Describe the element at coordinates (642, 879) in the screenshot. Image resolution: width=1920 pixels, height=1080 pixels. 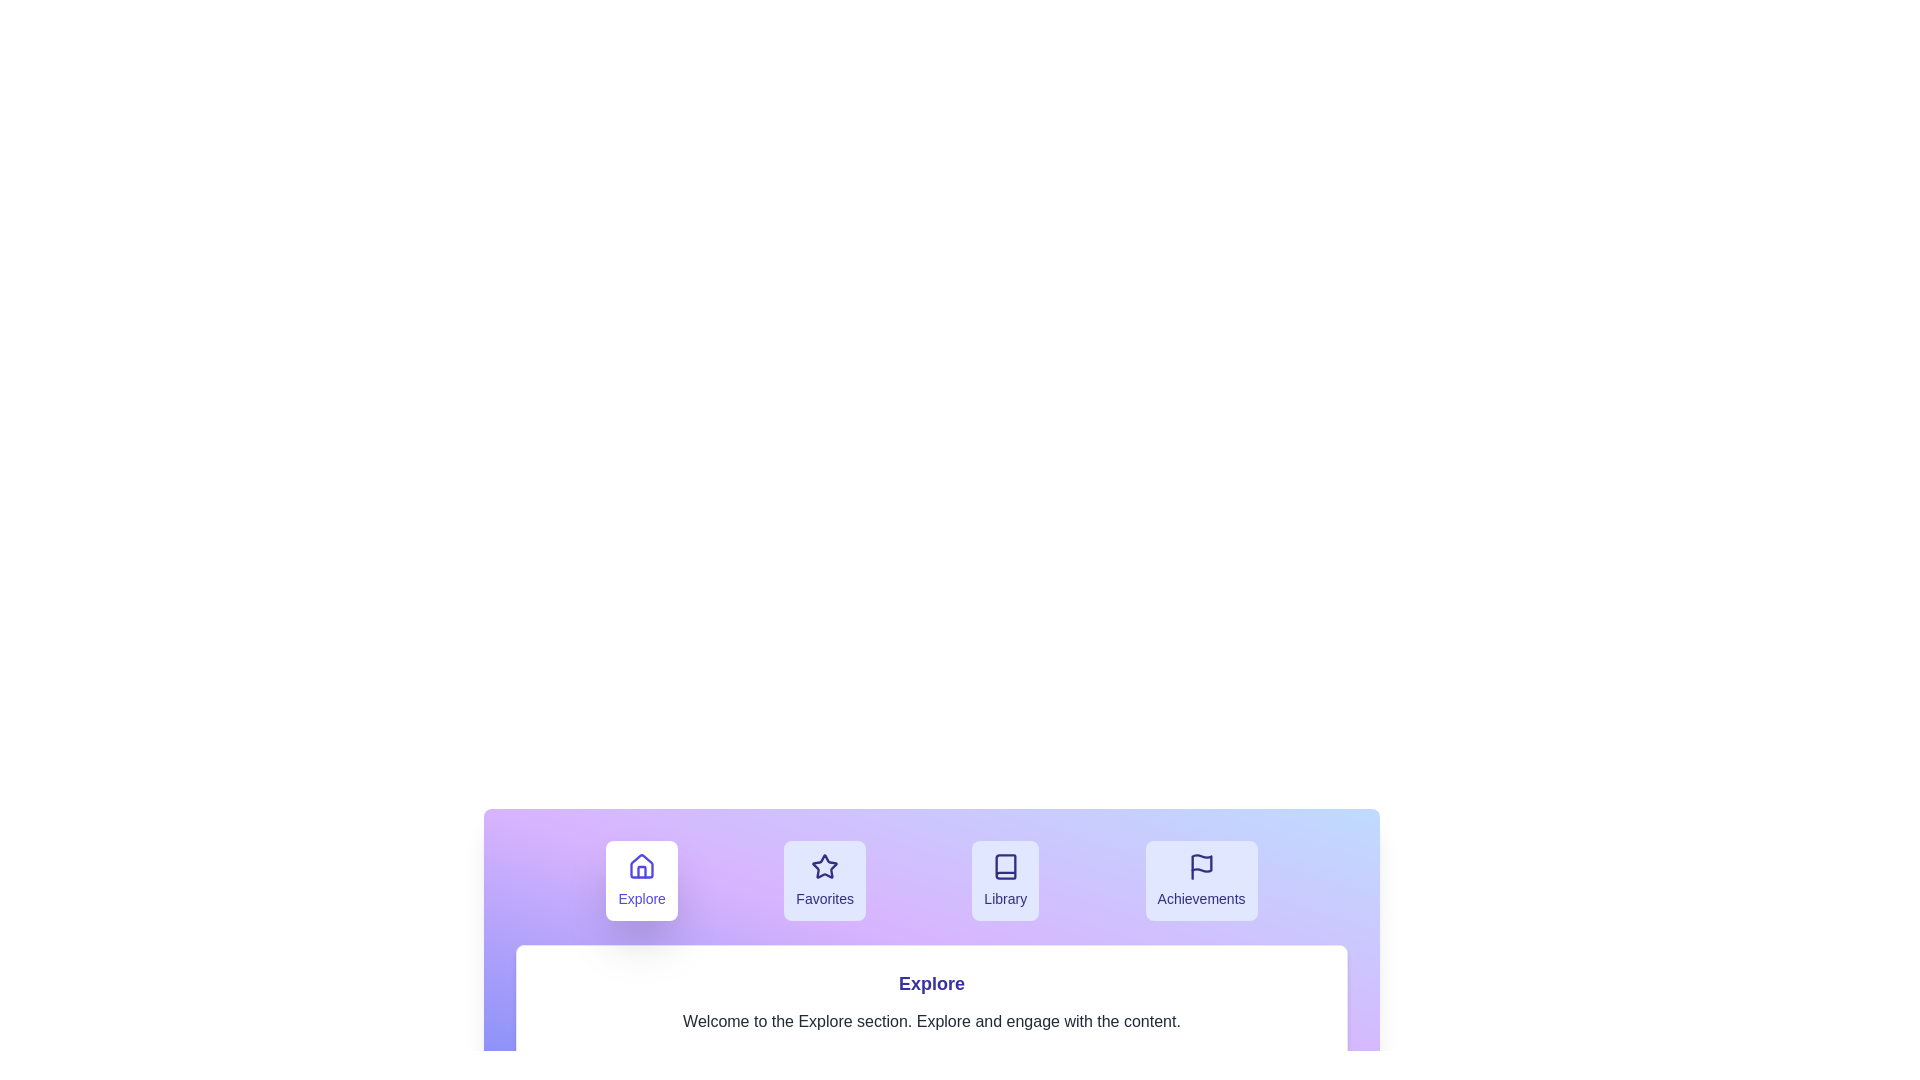
I see `the tab labeled Explore` at that location.